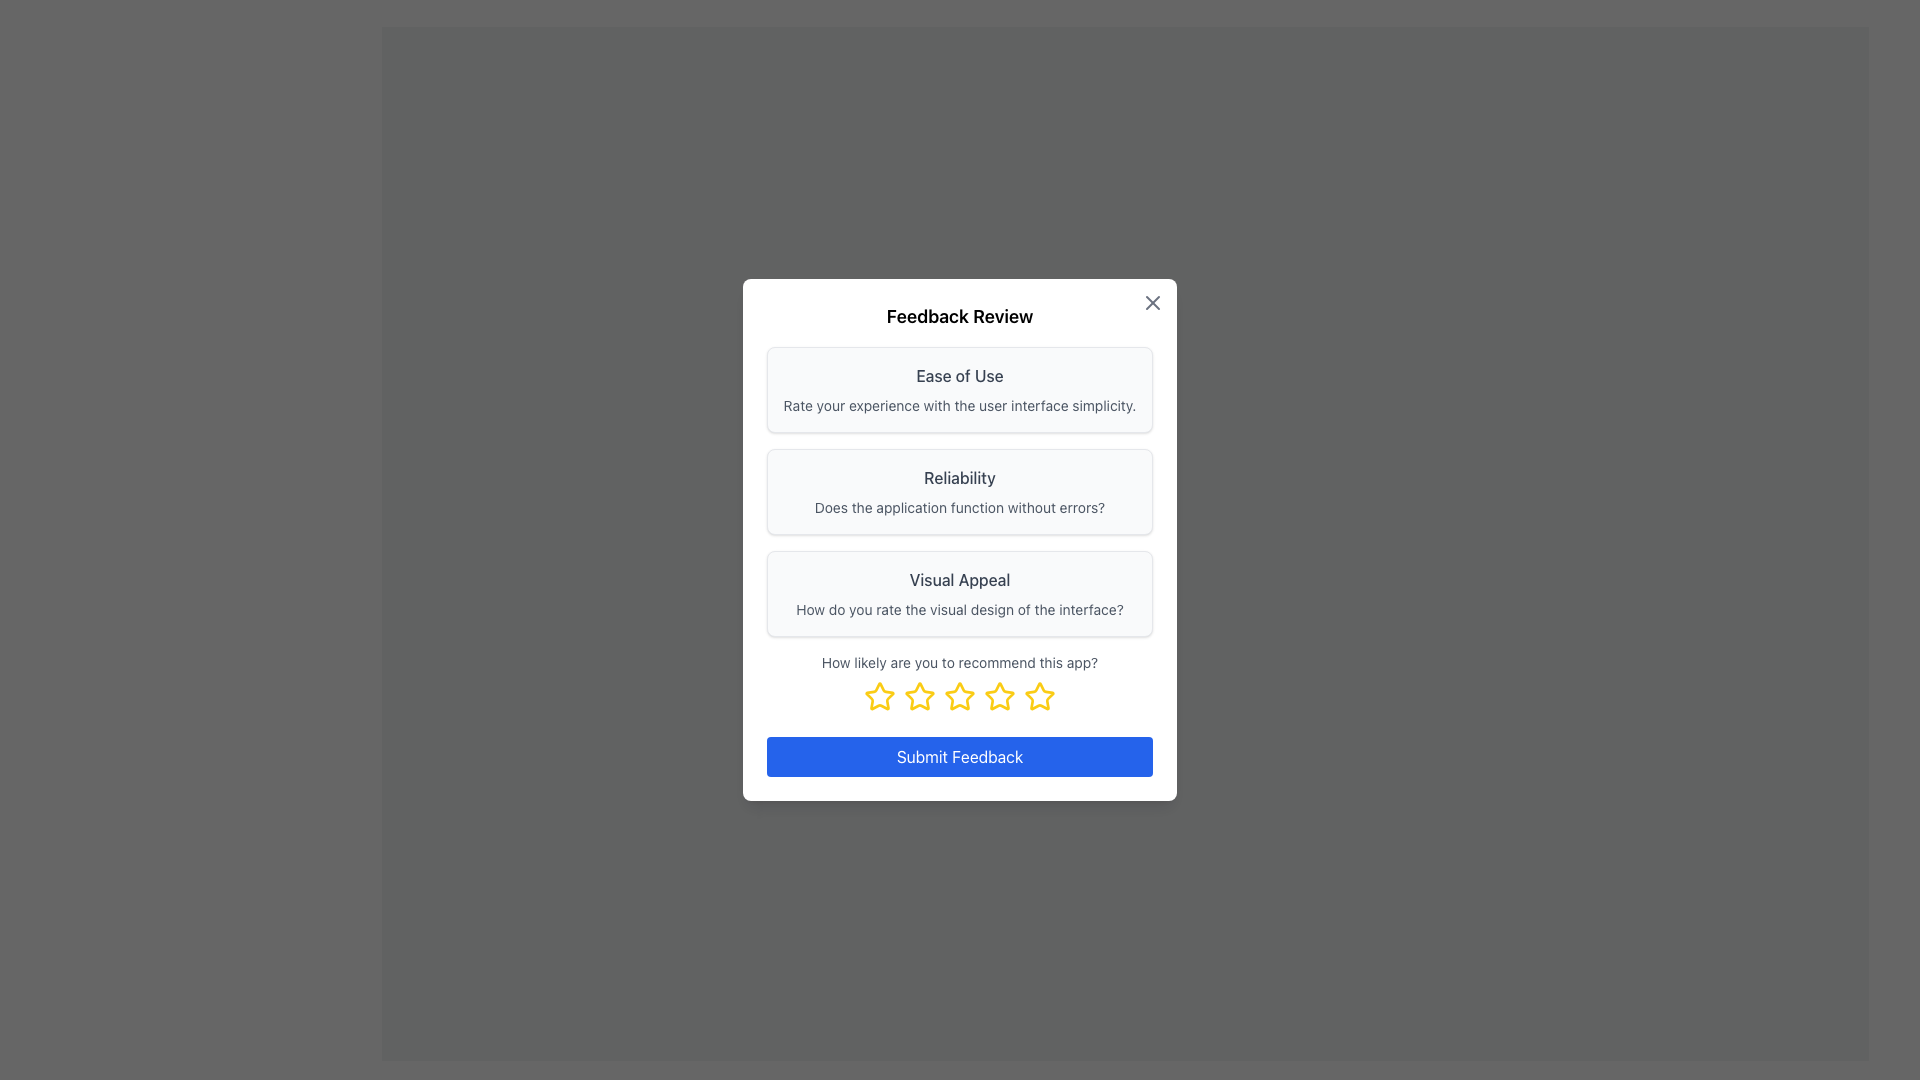 The image size is (1920, 1080). I want to click on the Static Section element with a light gray background and rounded edges, which contains the bold headline 'Reliability' and the descriptive text 'Does the application function without errors?'. This element is the second group in a vertical list under the 'Ease of Use' section, so click(960, 492).